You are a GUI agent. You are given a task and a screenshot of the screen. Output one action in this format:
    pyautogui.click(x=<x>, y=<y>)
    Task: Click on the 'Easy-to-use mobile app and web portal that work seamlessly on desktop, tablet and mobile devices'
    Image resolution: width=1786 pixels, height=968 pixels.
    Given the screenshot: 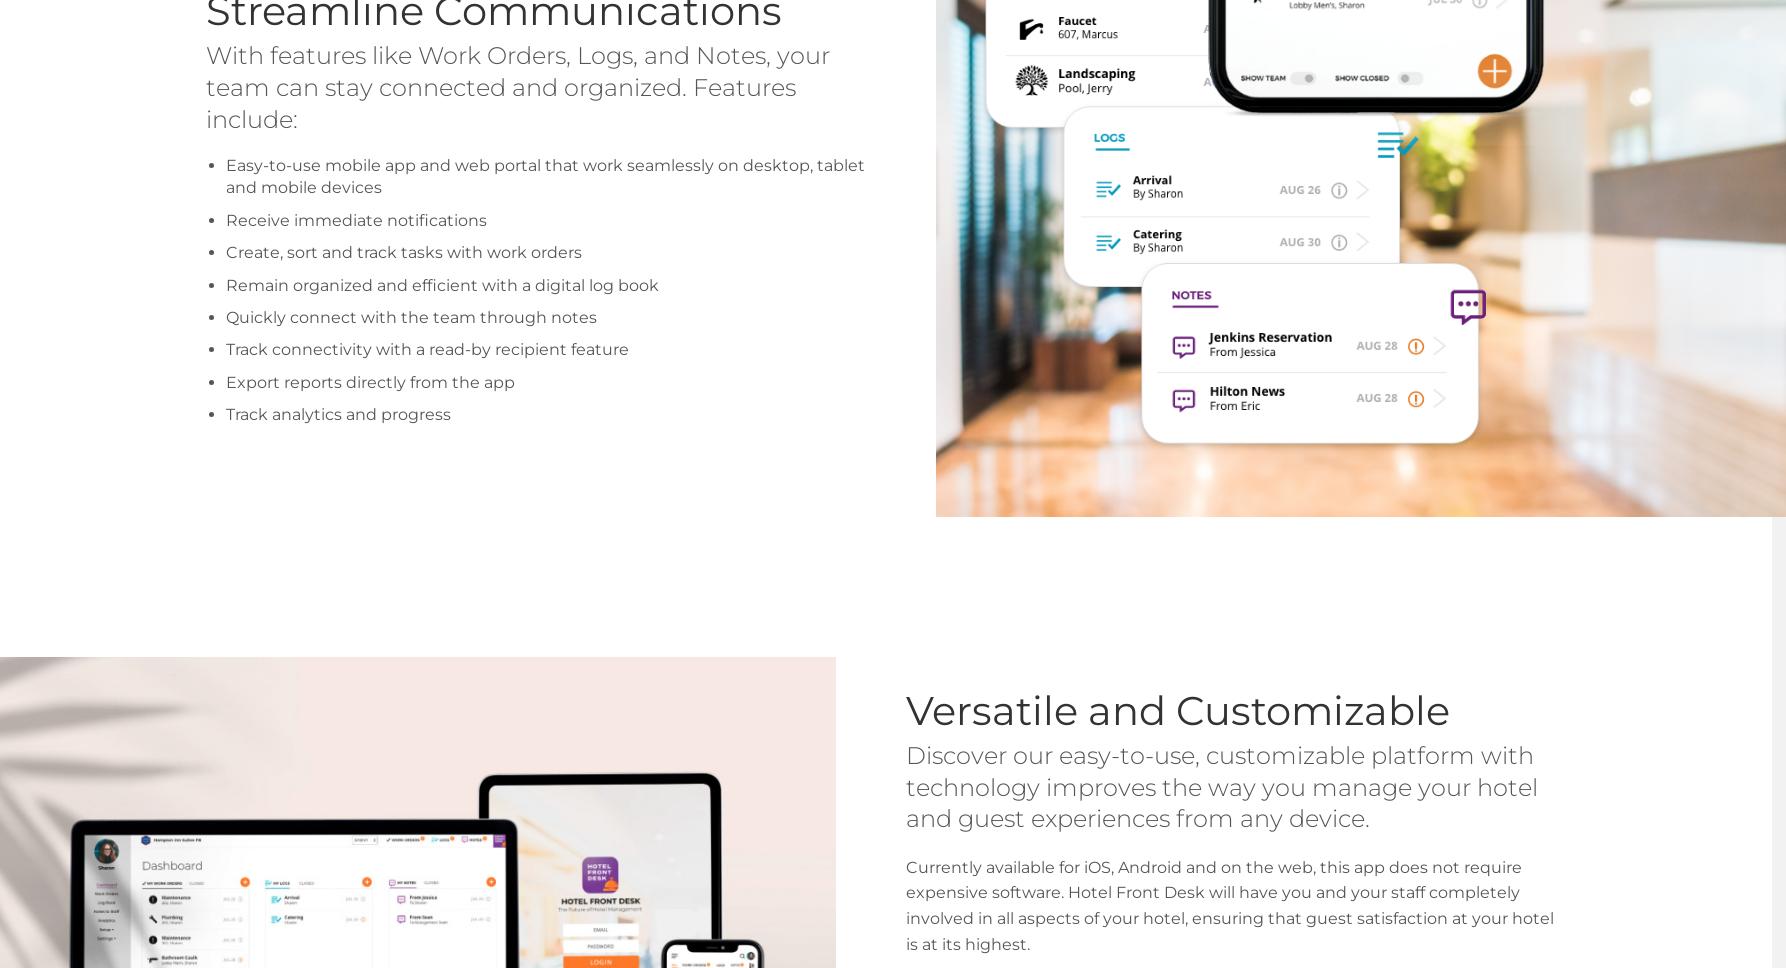 What is the action you would take?
    pyautogui.click(x=224, y=176)
    